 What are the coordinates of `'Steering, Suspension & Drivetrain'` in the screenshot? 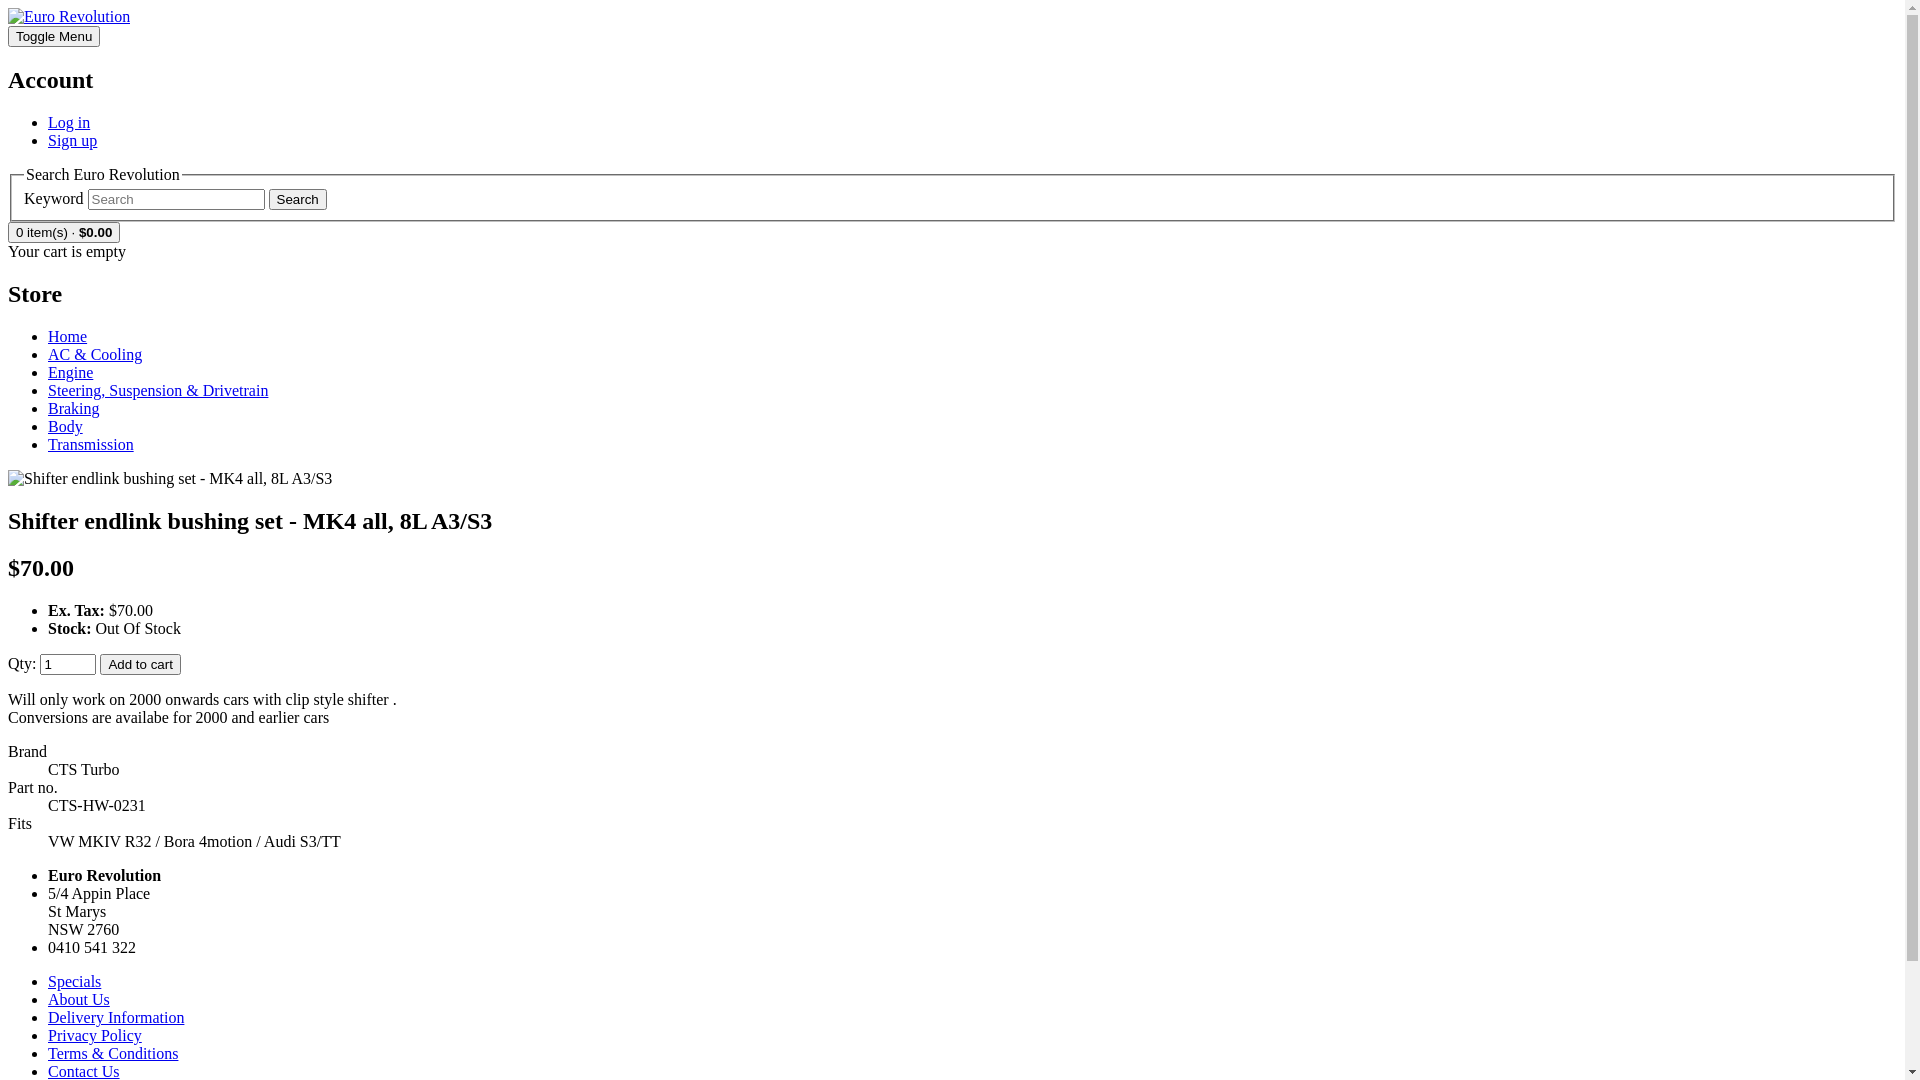 It's located at (48, 390).